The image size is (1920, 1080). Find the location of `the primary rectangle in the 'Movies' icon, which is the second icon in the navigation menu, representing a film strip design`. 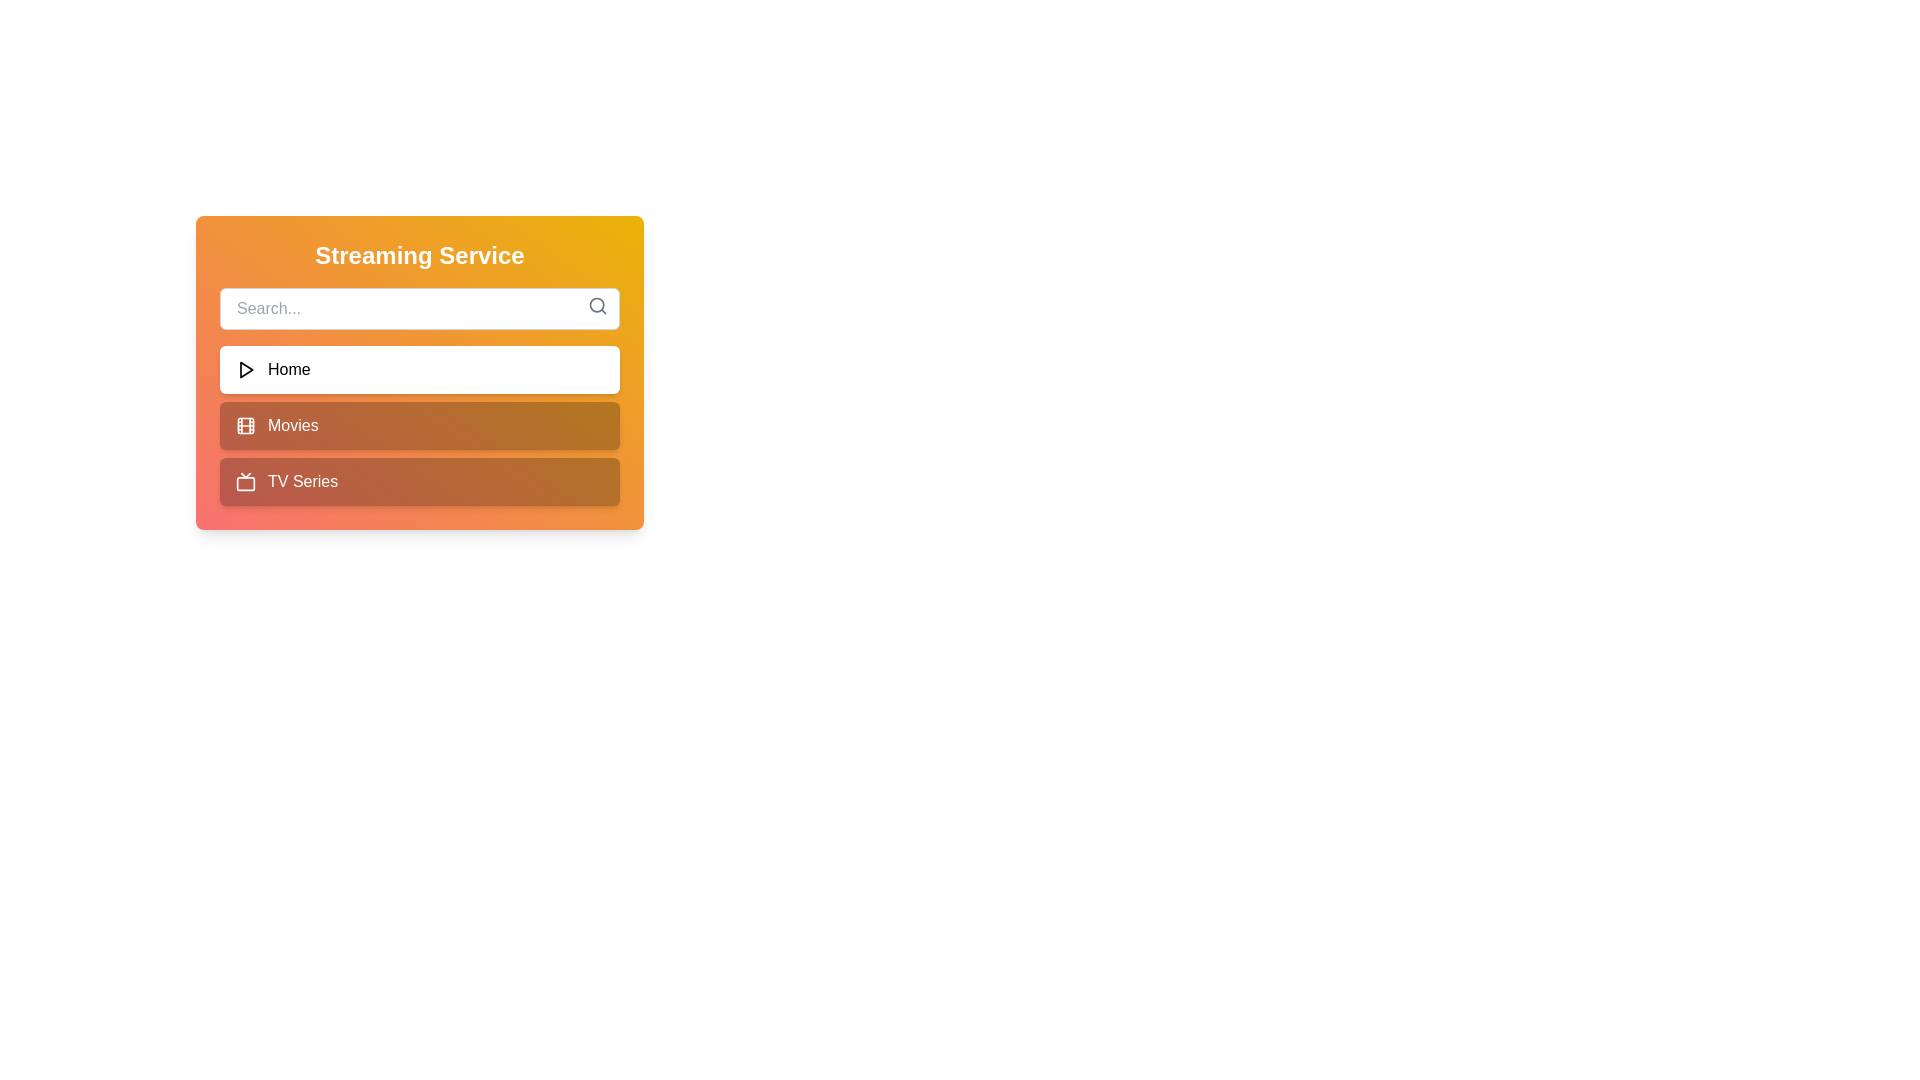

the primary rectangle in the 'Movies' icon, which is the second icon in the navigation menu, representing a film strip design is located at coordinates (244, 424).